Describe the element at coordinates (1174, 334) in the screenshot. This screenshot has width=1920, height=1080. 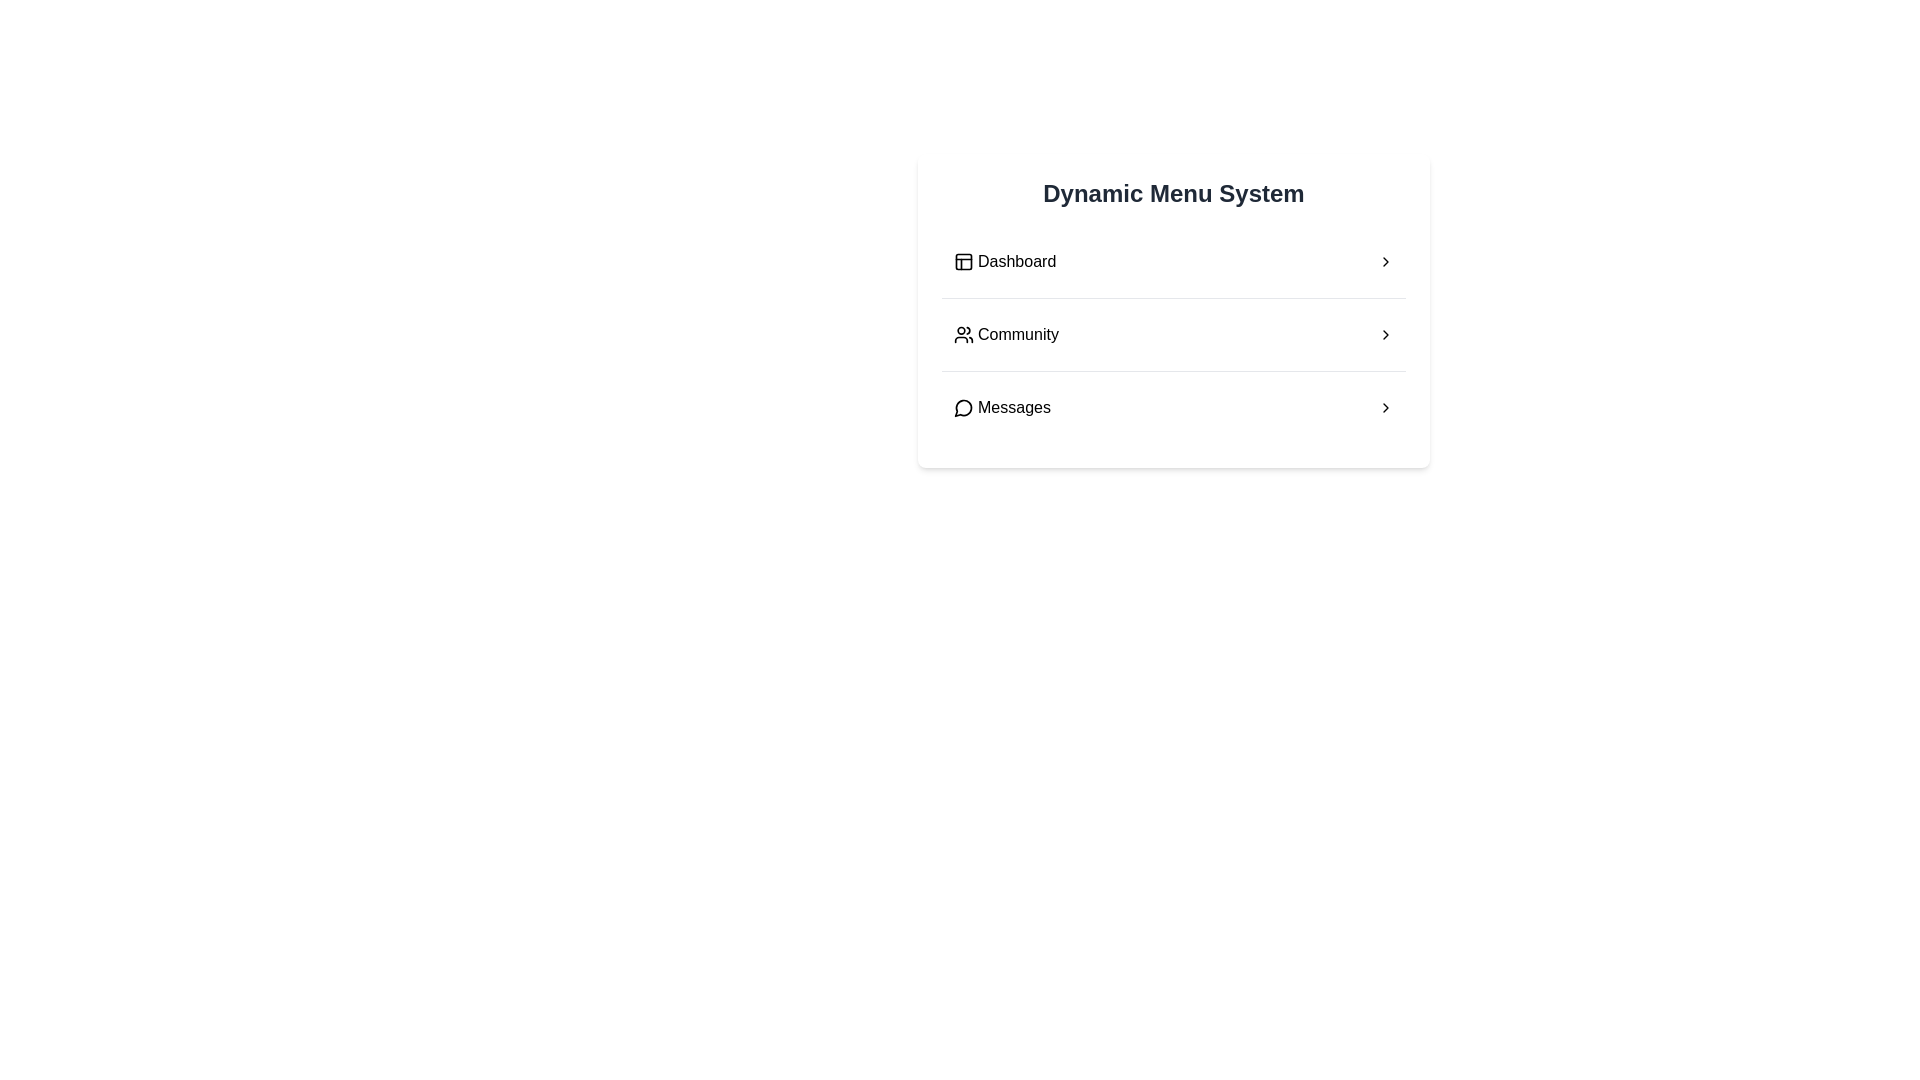
I see `the second row of the Navigation Menu Item, which redirects to the Community section` at that location.